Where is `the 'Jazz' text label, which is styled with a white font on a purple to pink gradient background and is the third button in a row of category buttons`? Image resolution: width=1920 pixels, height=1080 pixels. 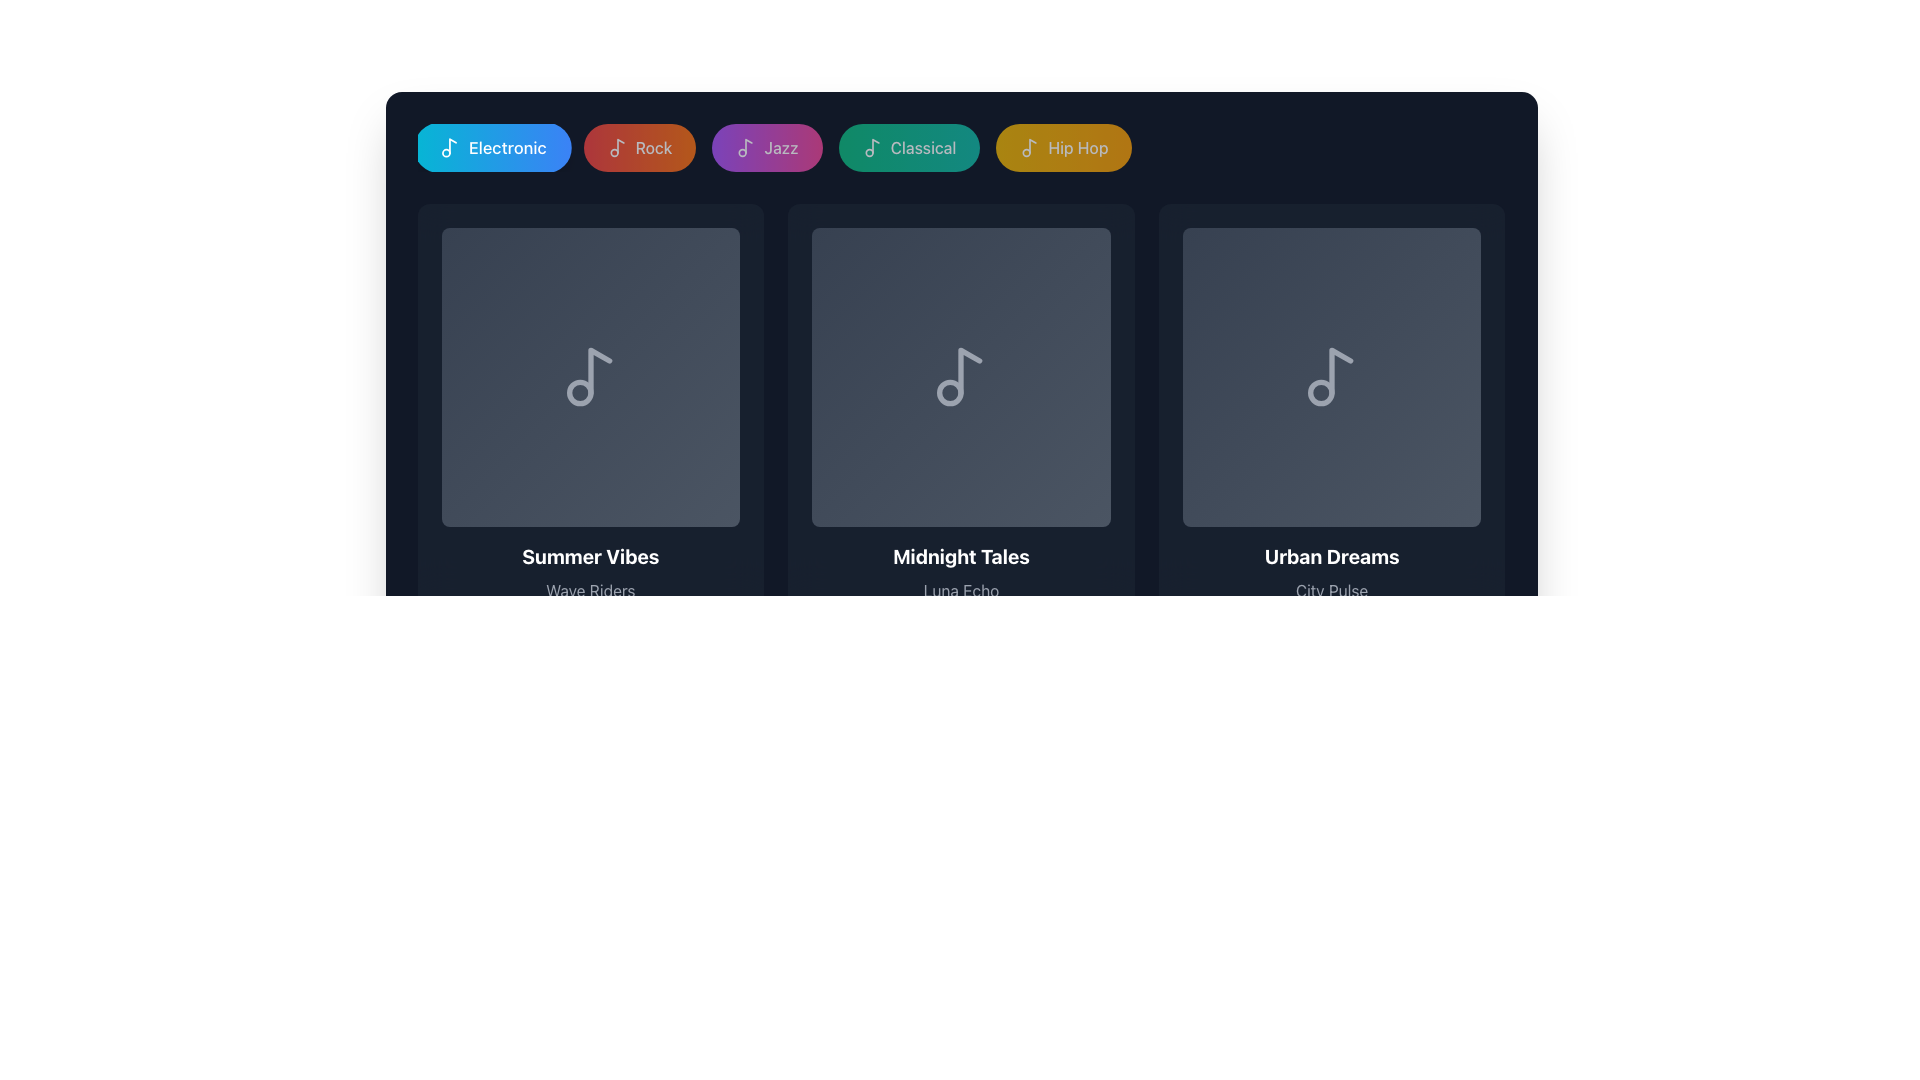 the 'Jazz' text label, which is styled with a white font on a purple to pink gradient background and is the third button in a row of category buttons is located at coordinates (780, 146).